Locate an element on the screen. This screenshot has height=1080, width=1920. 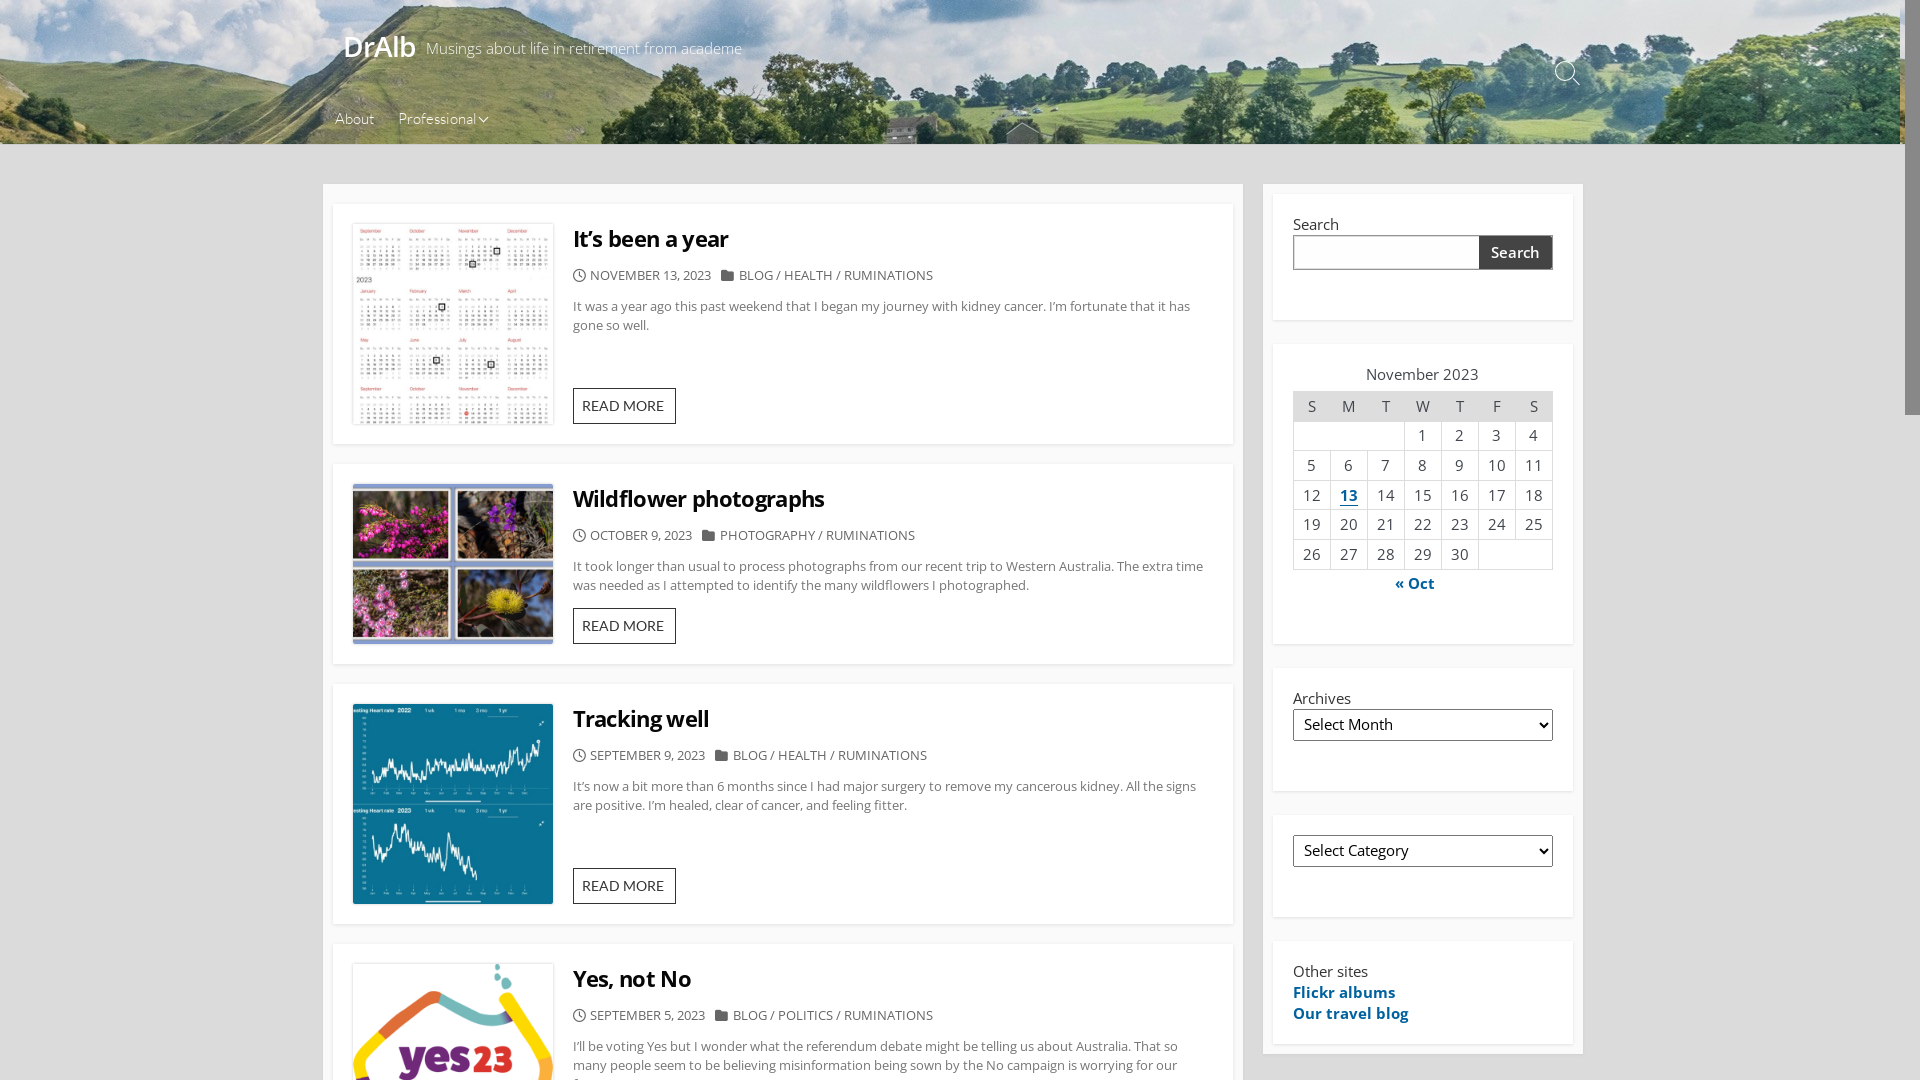
'RUMINATIONS' is located at coordinates (887, 274).